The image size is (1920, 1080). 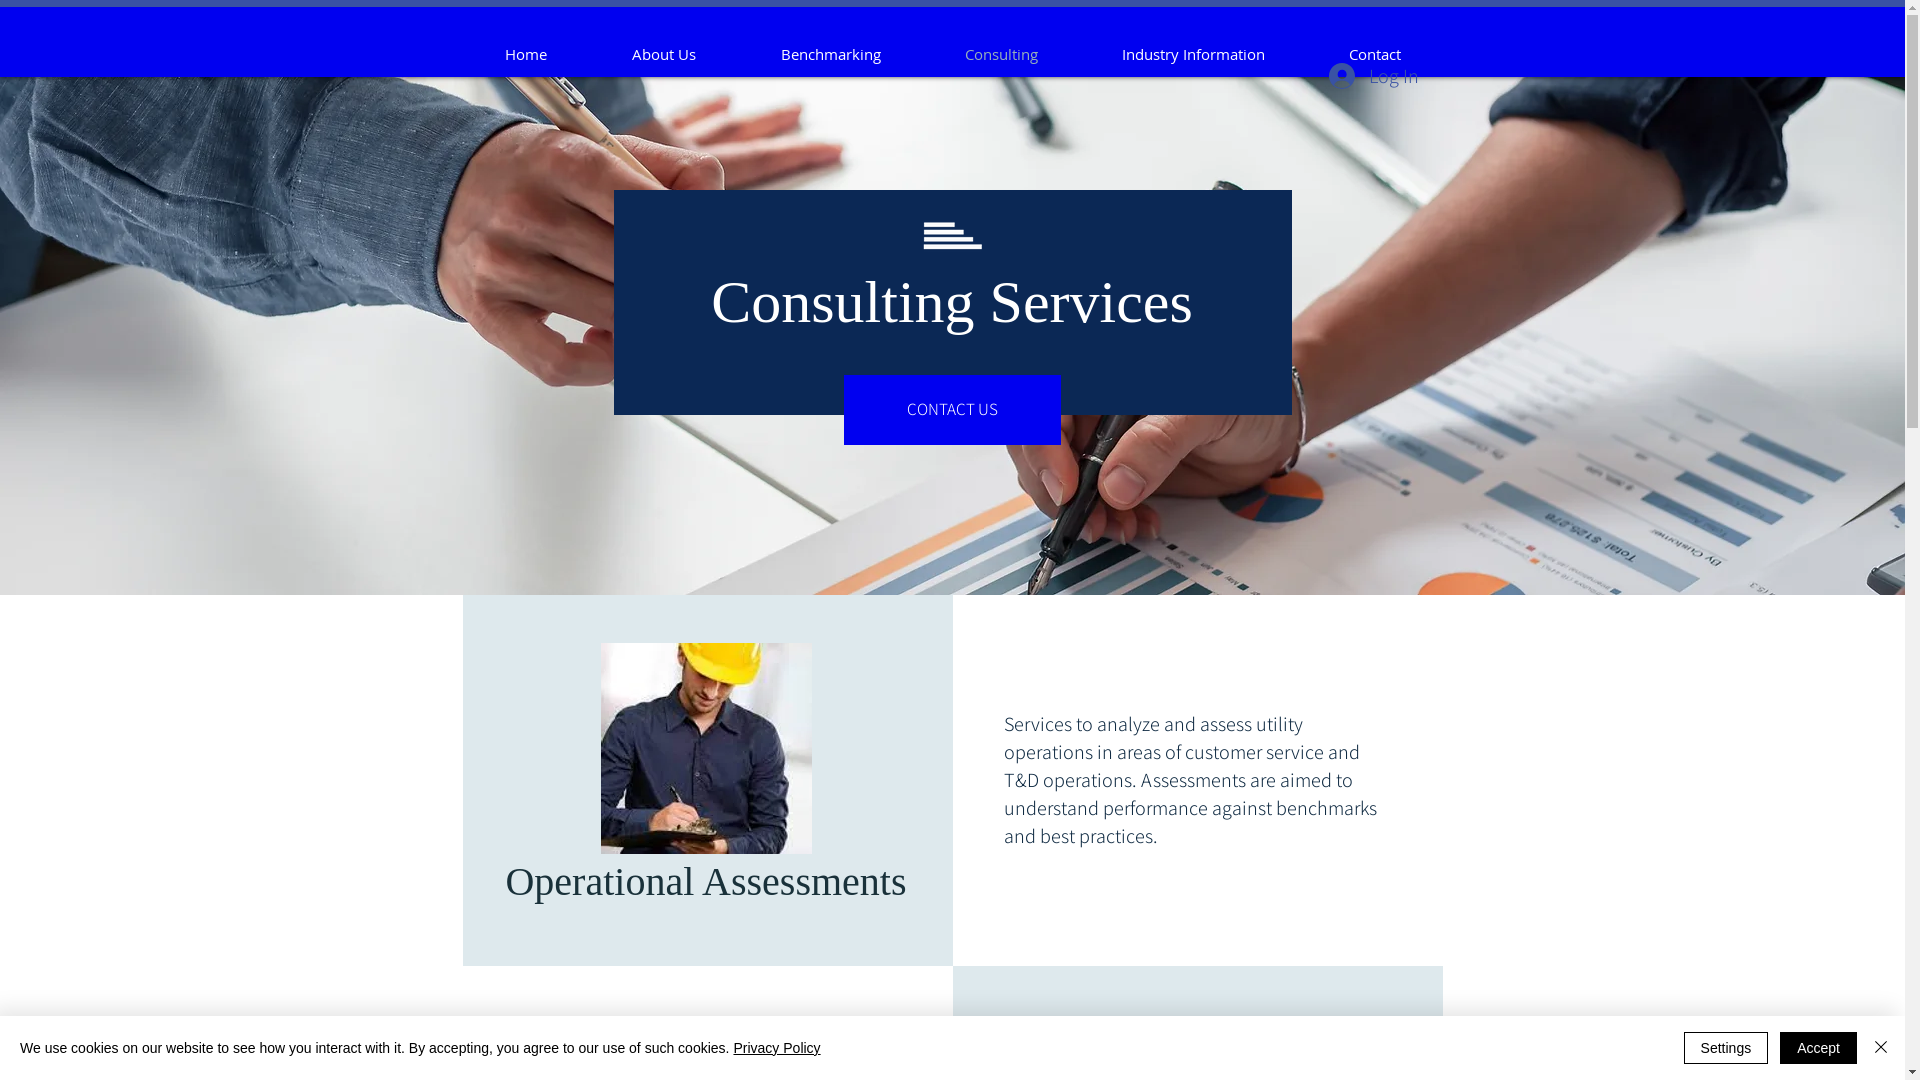 I want to click on 'Settings', so click(x=1725, y=1047).